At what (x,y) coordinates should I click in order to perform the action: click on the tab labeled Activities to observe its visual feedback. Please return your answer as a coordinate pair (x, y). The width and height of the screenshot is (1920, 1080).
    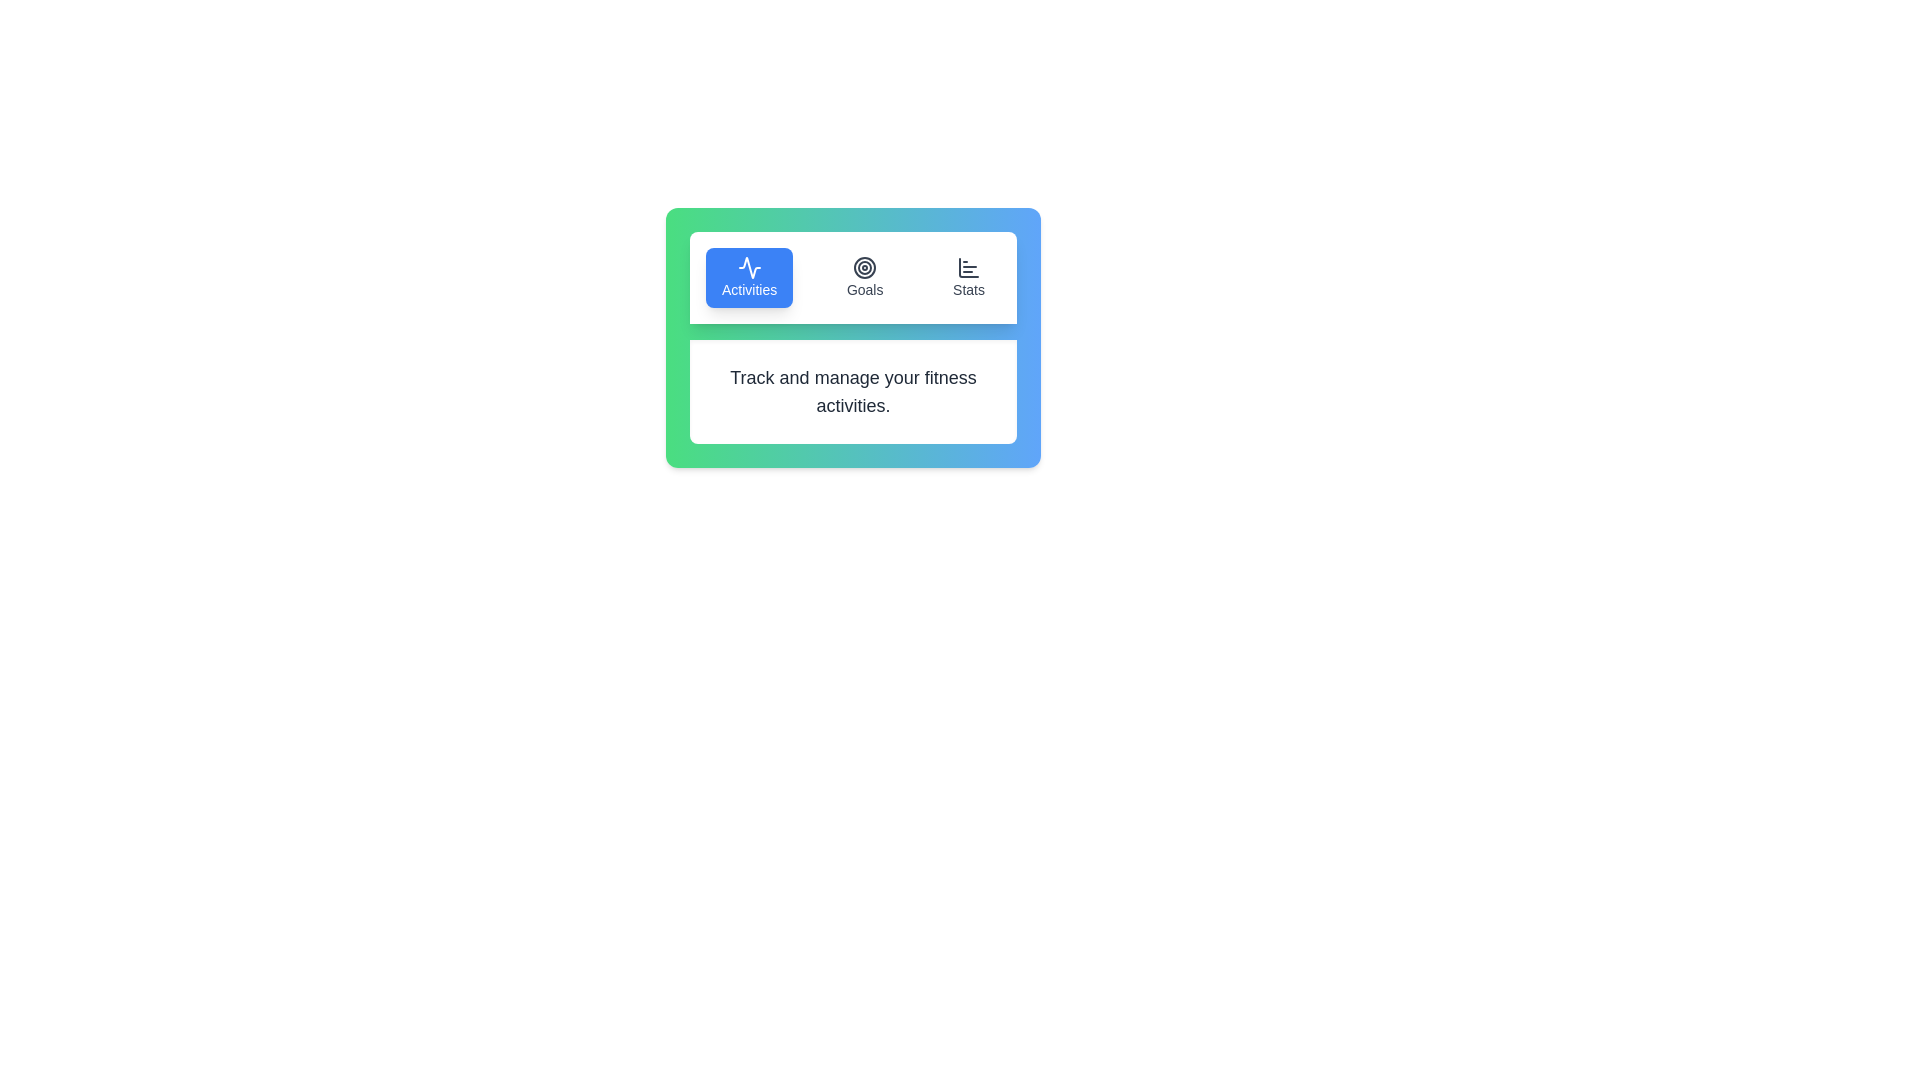
    Looking at the image, I should click on (748, 277).